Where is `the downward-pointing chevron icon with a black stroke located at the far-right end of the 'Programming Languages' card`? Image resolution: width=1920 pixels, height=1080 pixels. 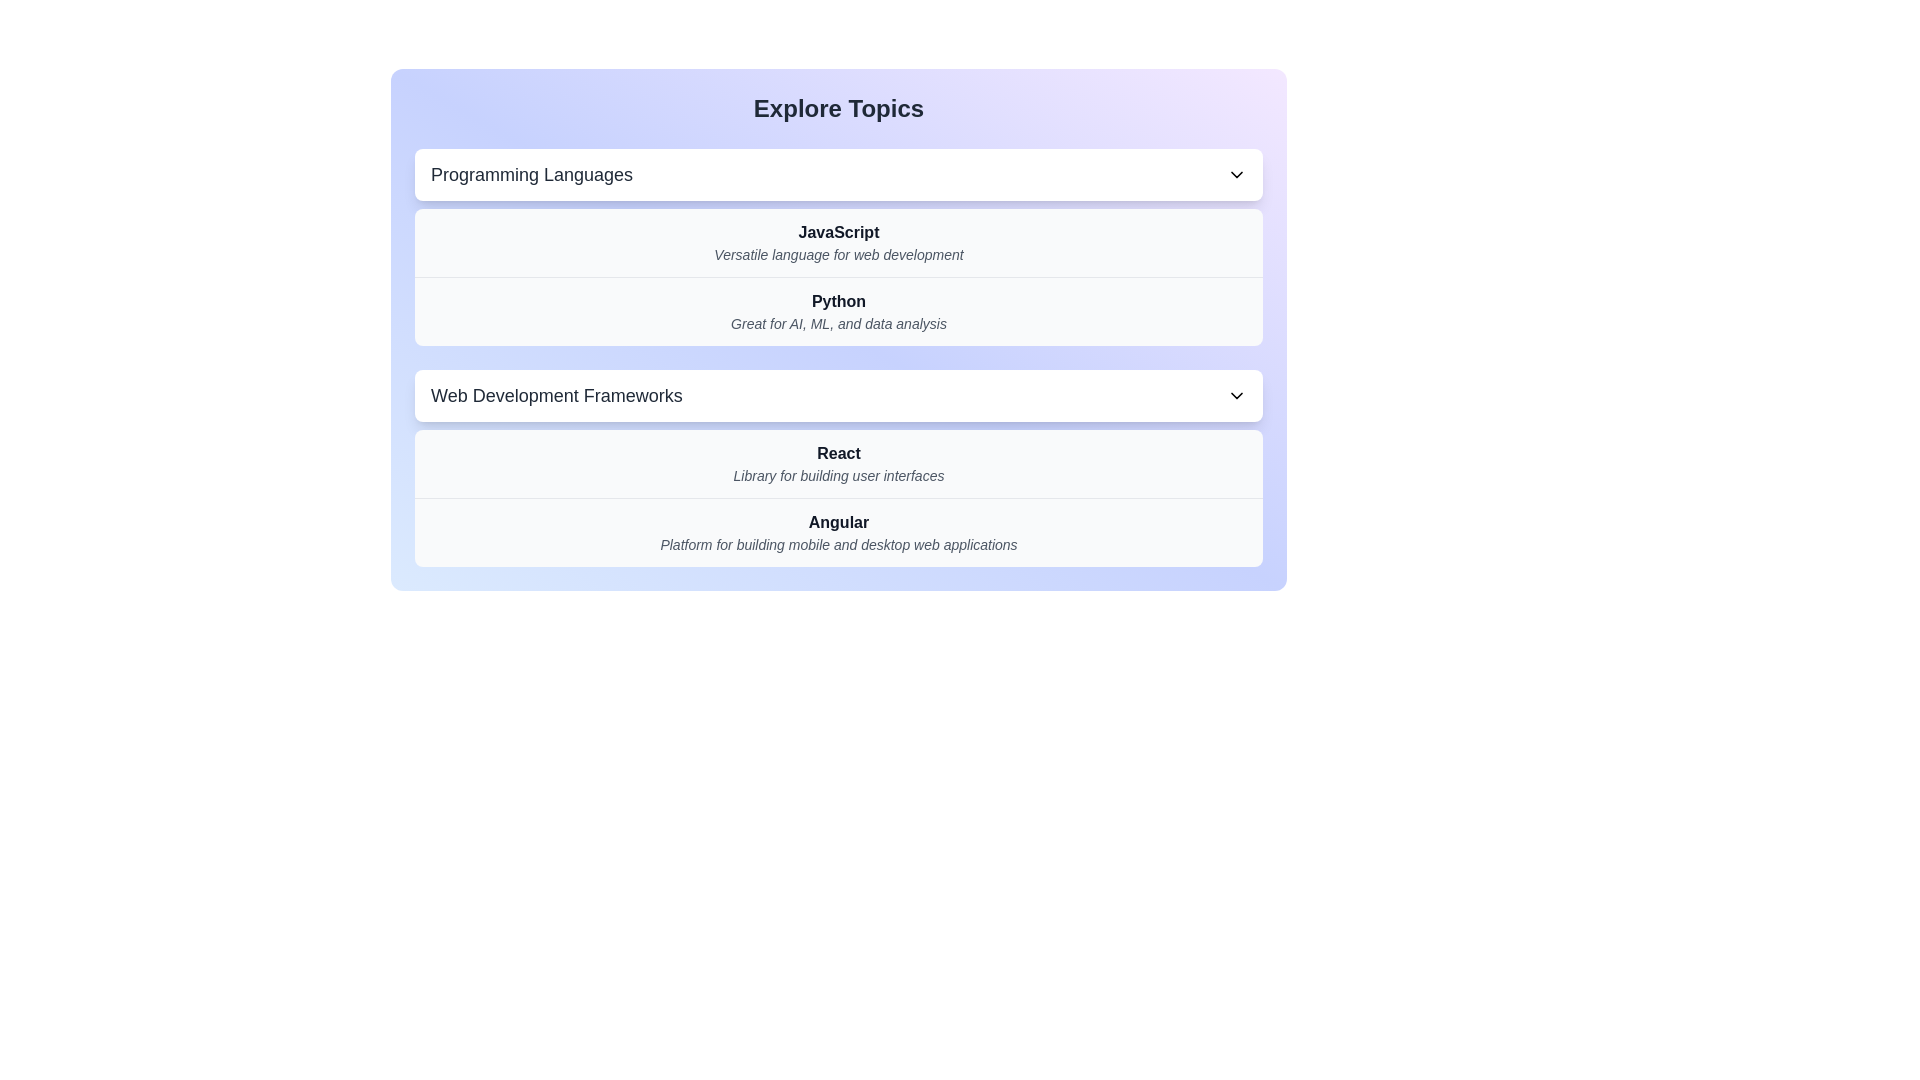 the downward-pointing chevron icon with a black stroke located at the far-right end of the 'Programming Languages' card is located at coordinates (1236, 173).